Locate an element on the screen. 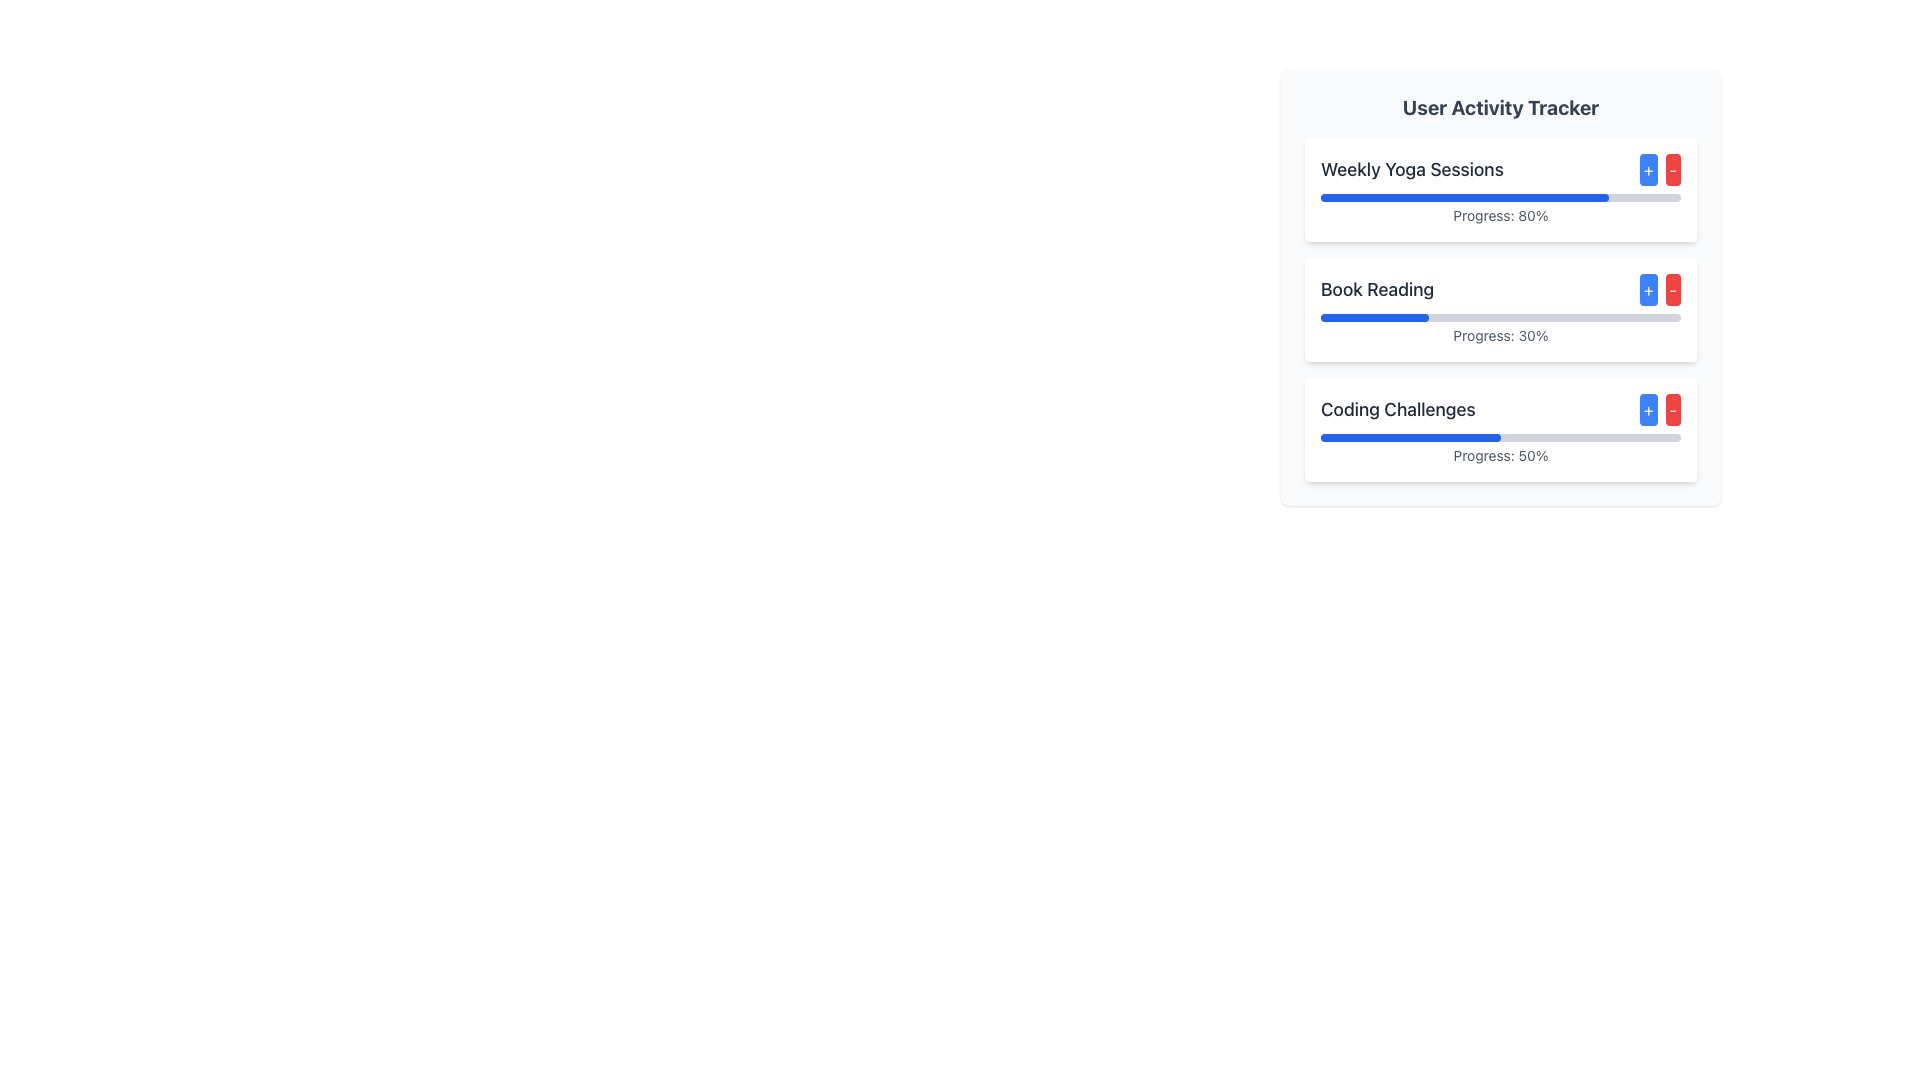  the blue-colored progress bar segment that indicates 50% completion within the 'Coding Challenges' section of the user activity tracker is located at coordinates (1410, 437).